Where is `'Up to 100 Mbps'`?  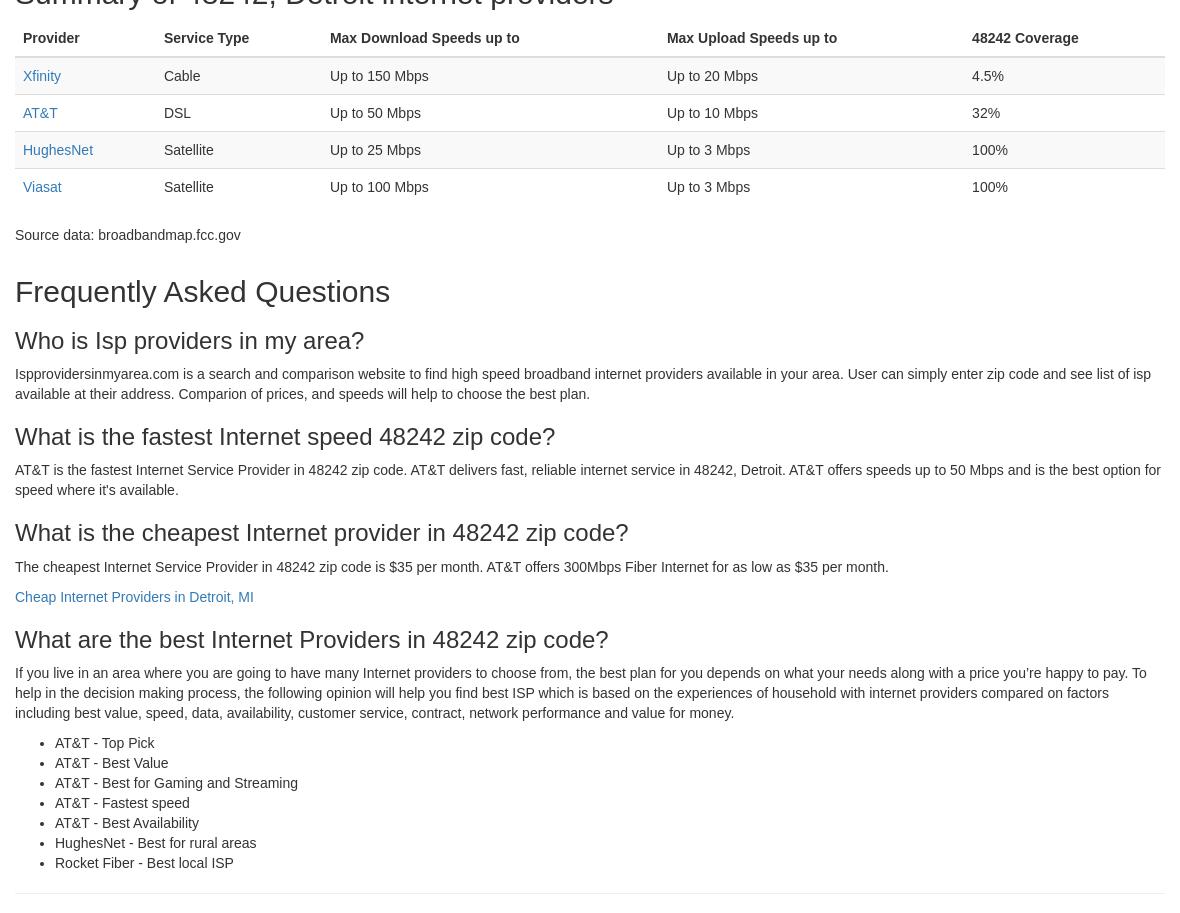 'Up to 100 Mbps' is located at coordinates (377, 185).